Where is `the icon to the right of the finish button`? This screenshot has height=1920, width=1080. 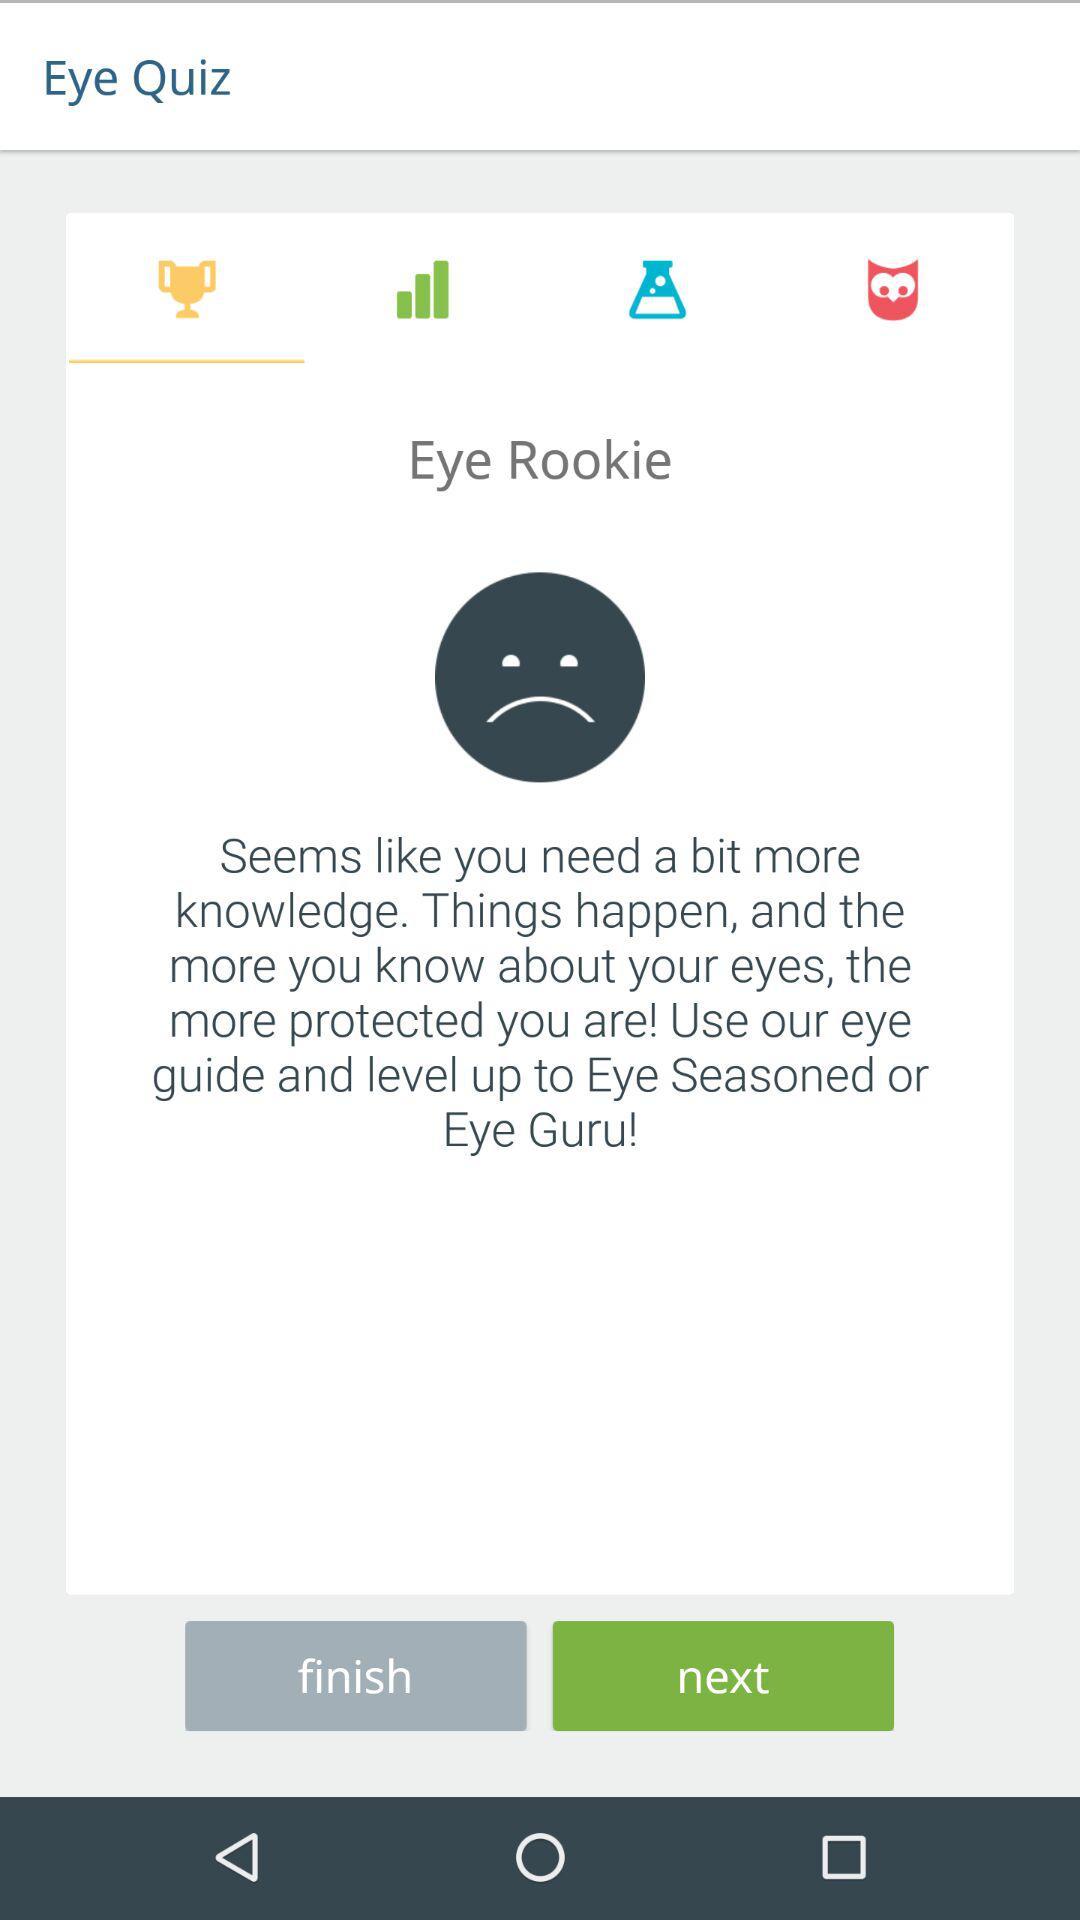 the icon to the right of the finish button is located at coordinates (723, 1672).